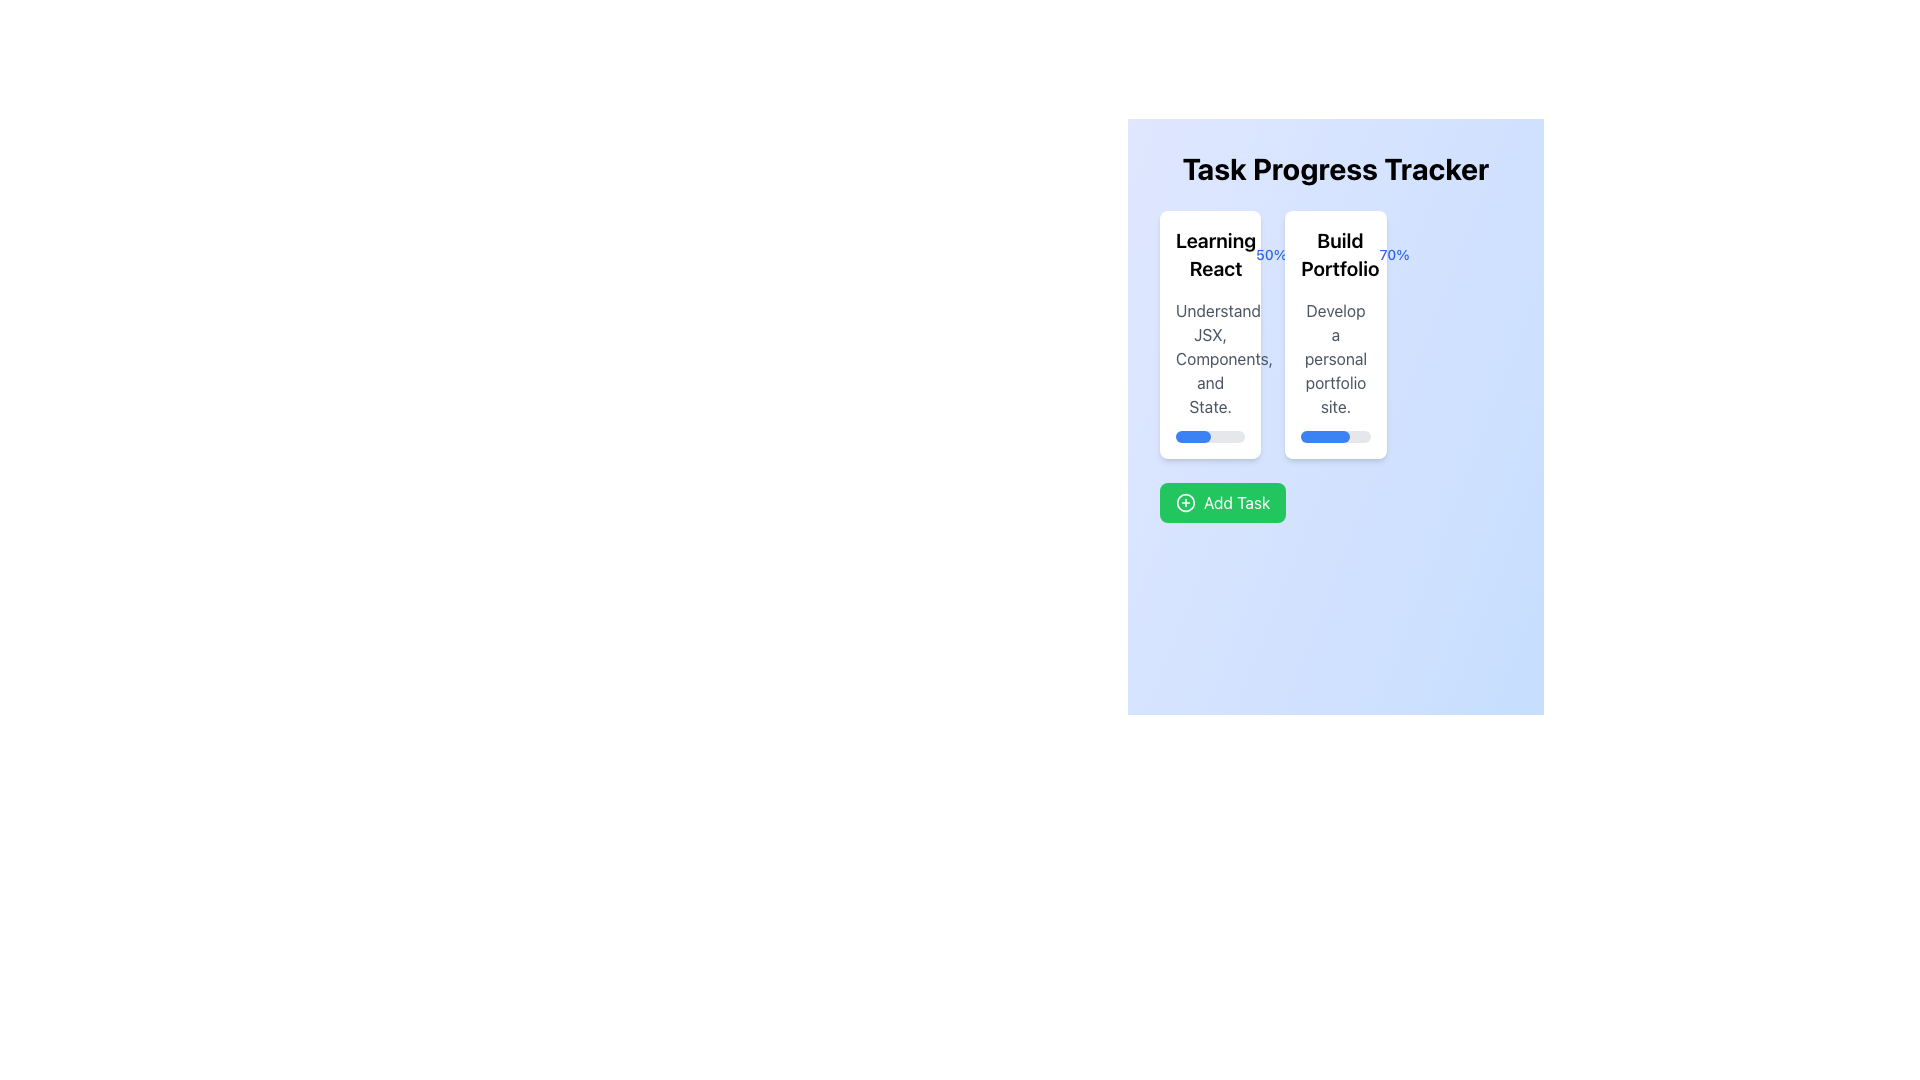 This screenshot has height=1080, width=1920. I want to click on the Informational Text Block that serves as a title and progress indicator for the task about 'Learning React', located at the top section of its card, so click(1209, 253).